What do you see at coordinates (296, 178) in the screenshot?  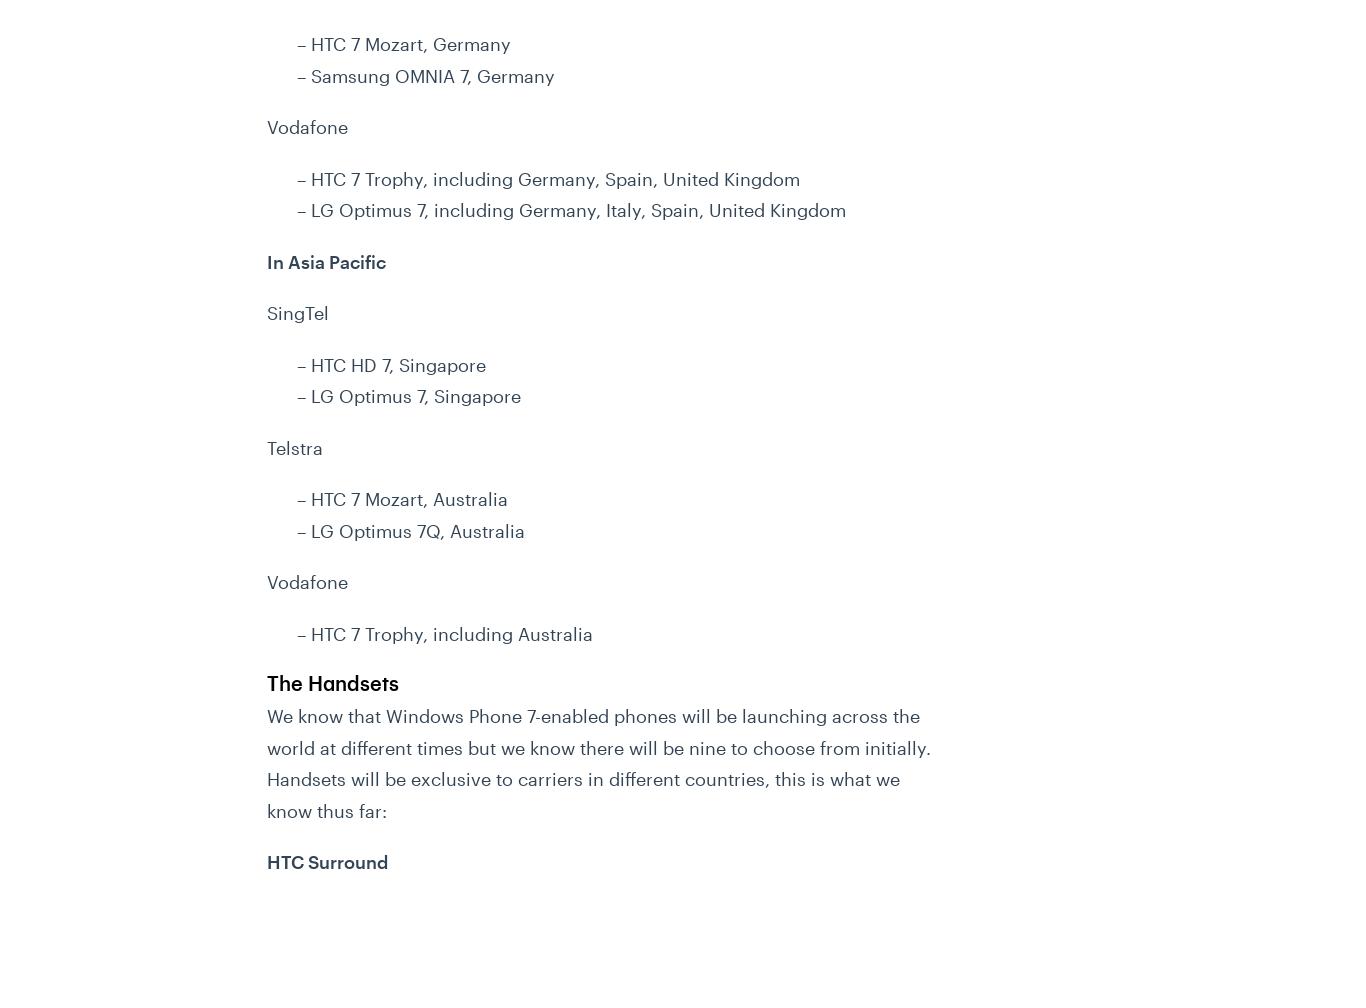 I see `'– HTC 7 Trophy, including Germany, Spain, United Kingdom'` at bounding box center [296, 178].